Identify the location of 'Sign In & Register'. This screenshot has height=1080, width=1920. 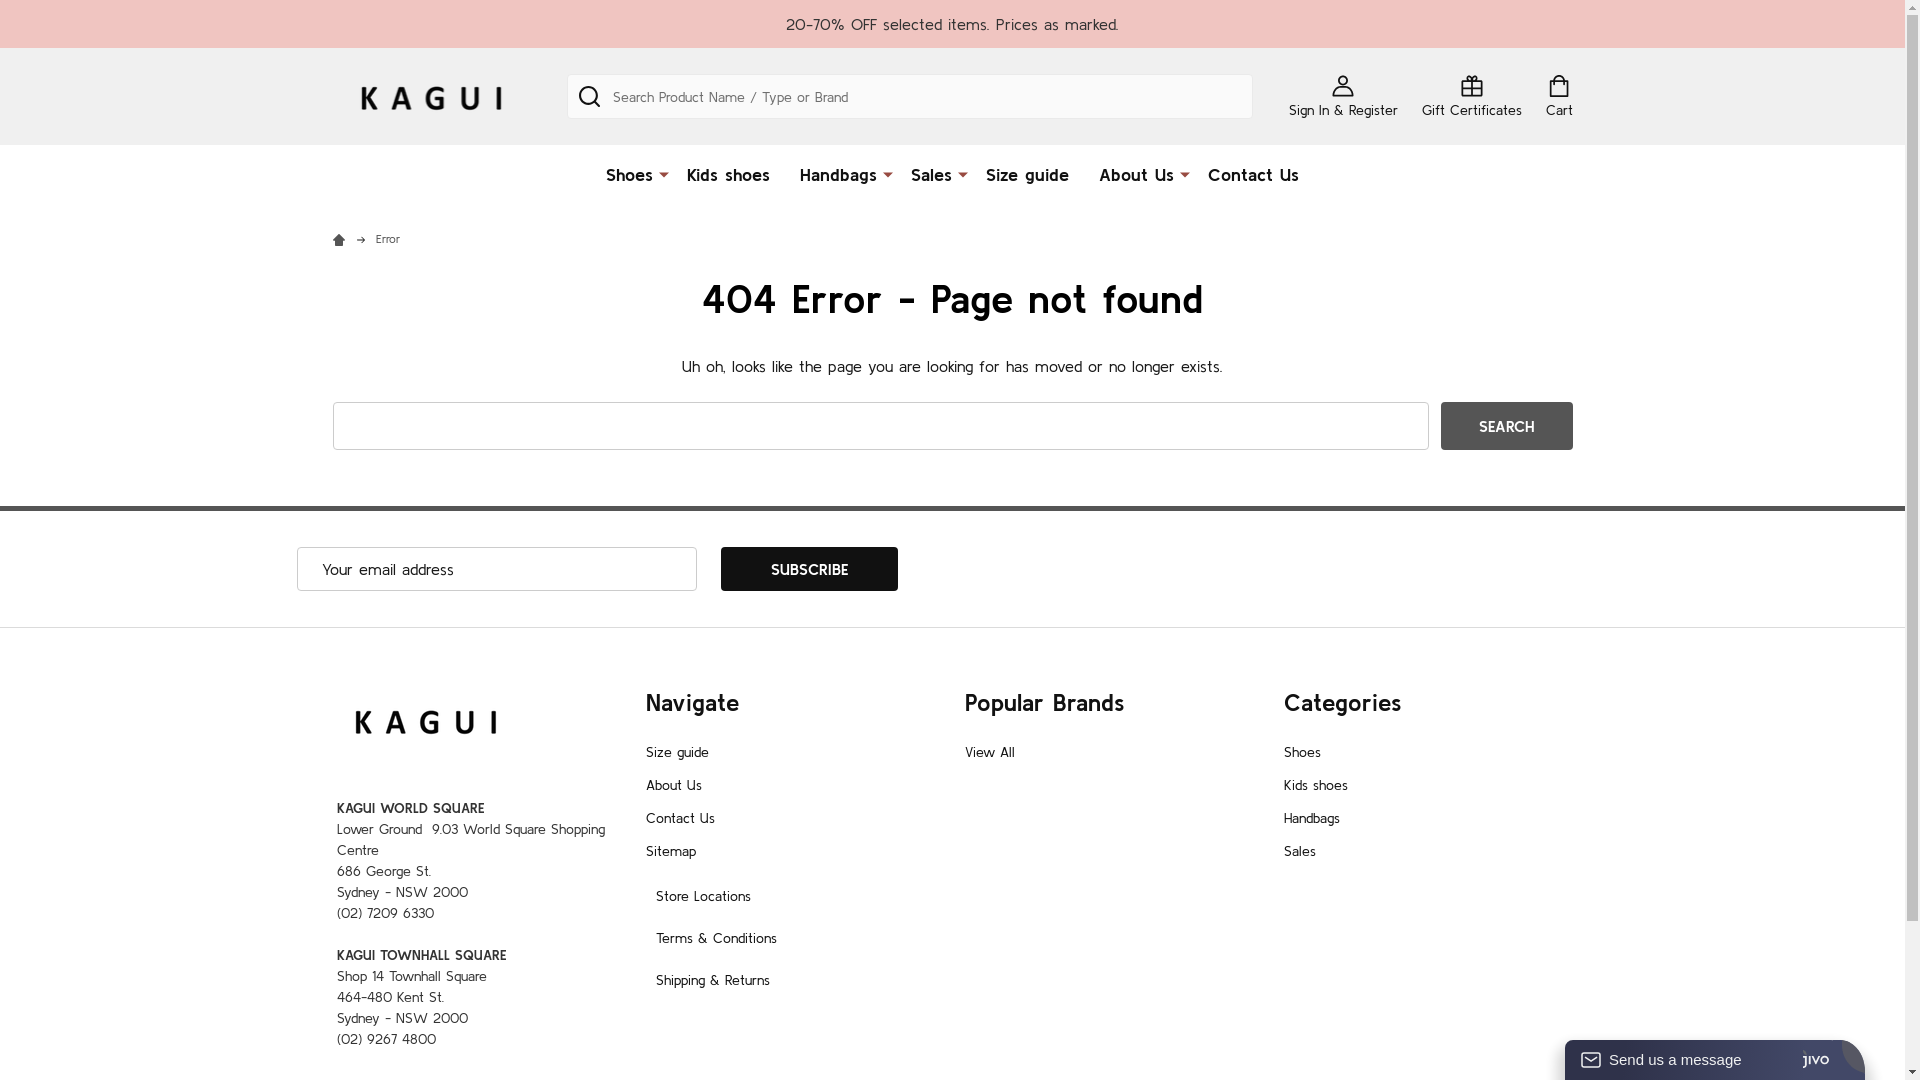
(1287, 96).